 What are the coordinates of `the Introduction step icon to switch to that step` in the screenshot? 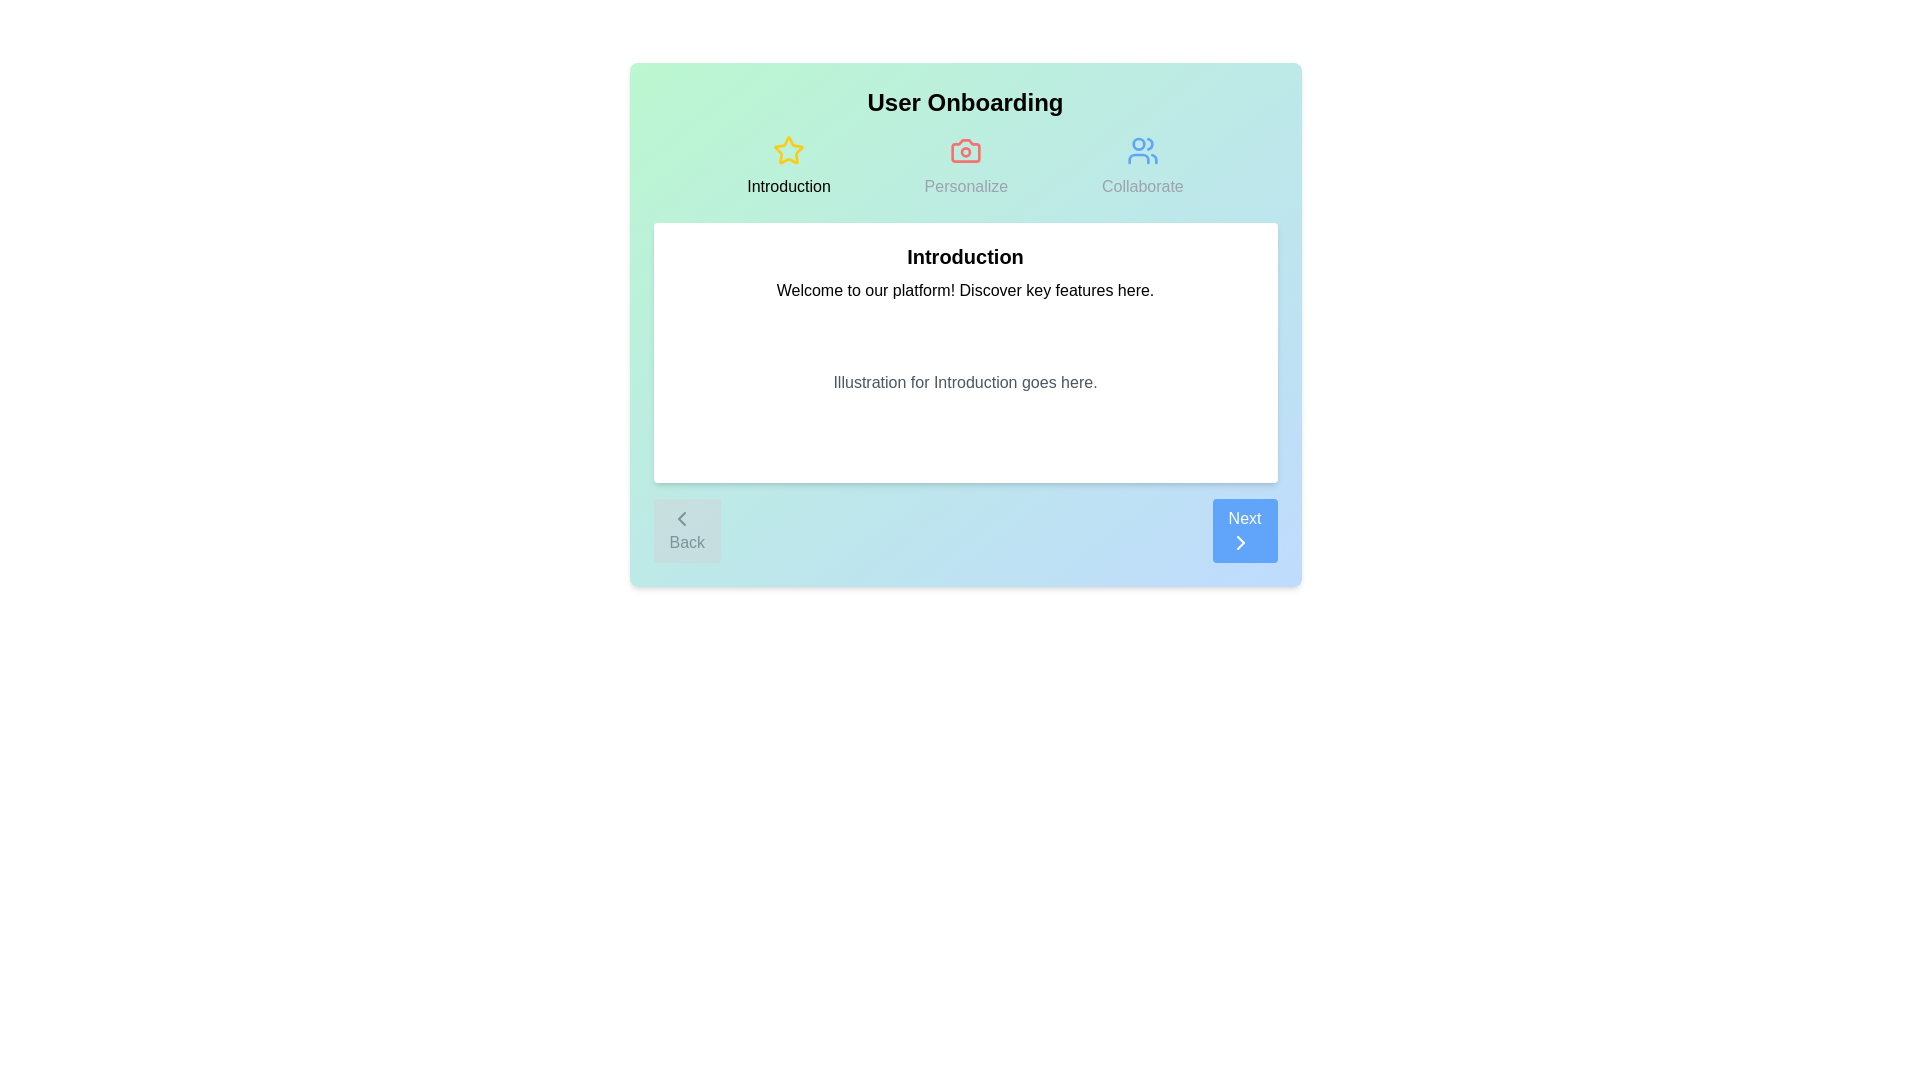 It's located at (788, 165).